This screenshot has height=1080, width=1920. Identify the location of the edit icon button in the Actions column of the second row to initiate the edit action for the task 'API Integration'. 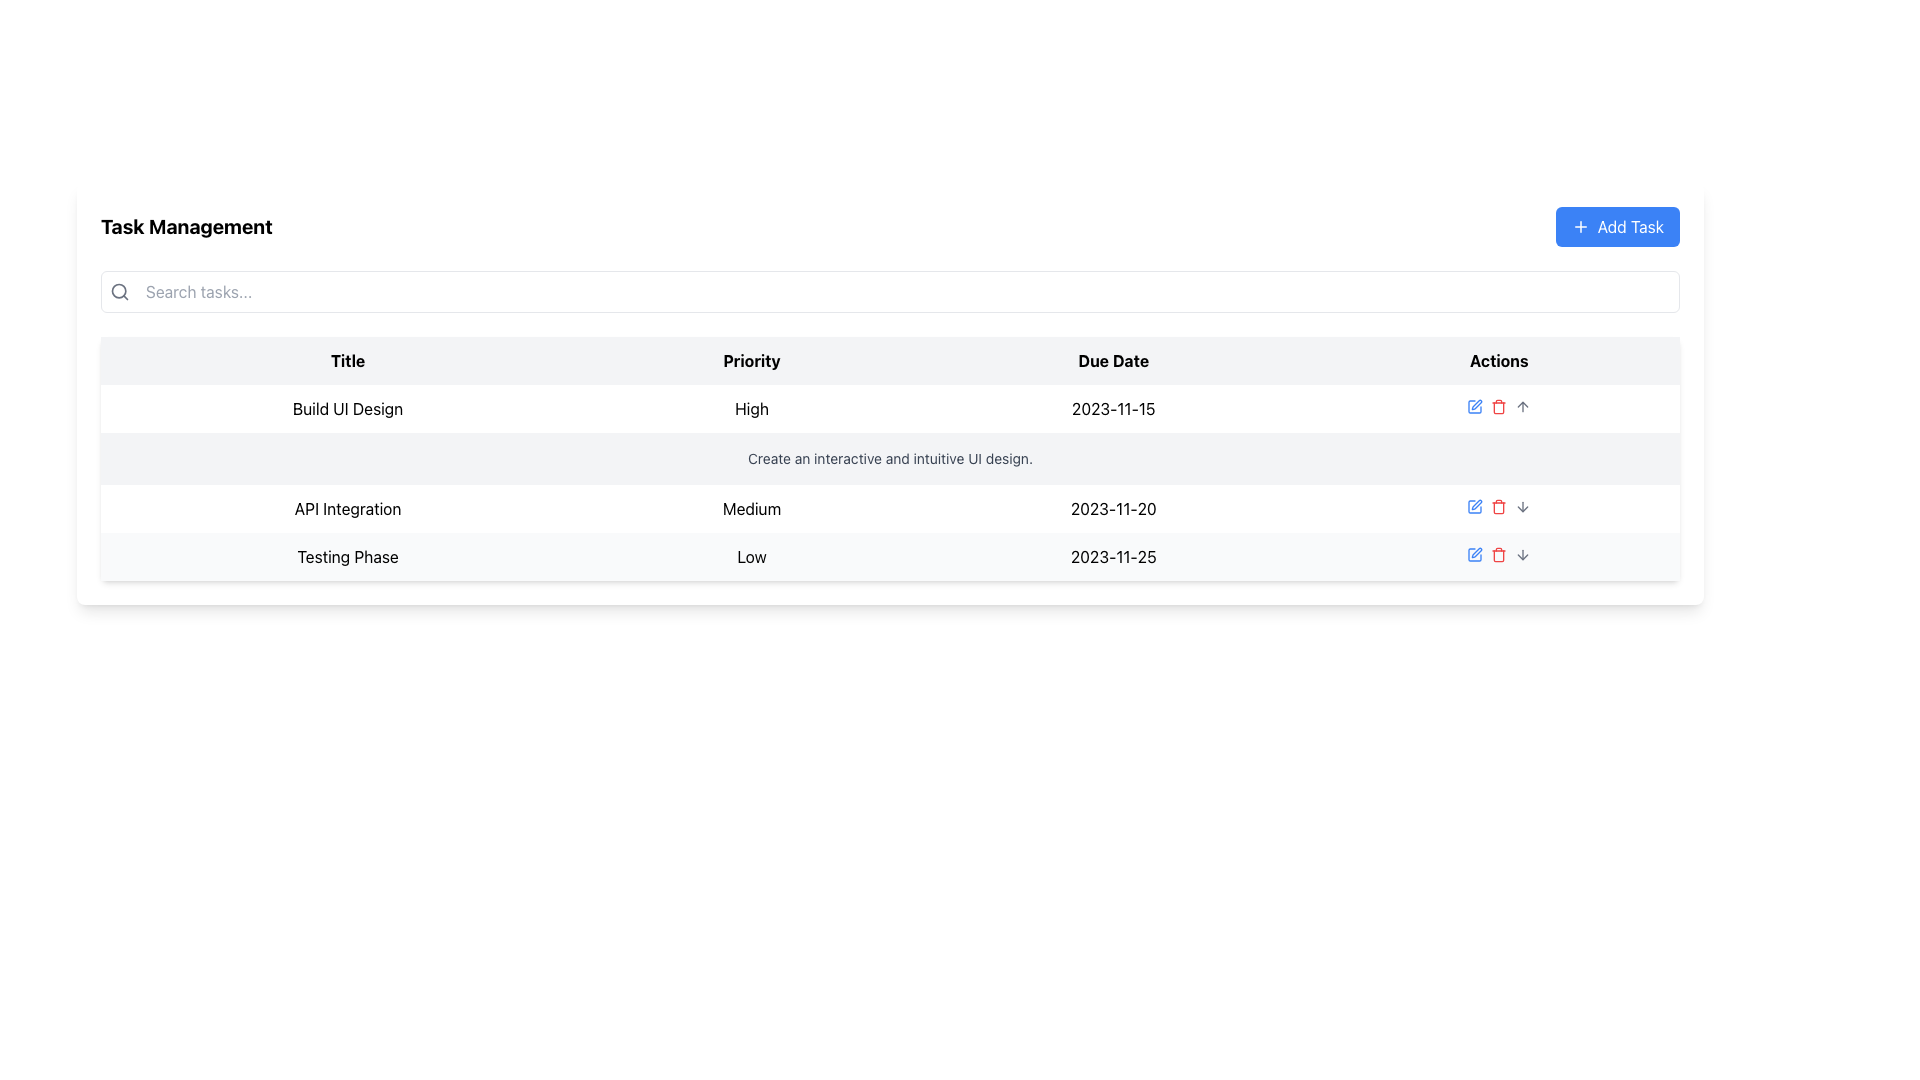
(1475, 406).